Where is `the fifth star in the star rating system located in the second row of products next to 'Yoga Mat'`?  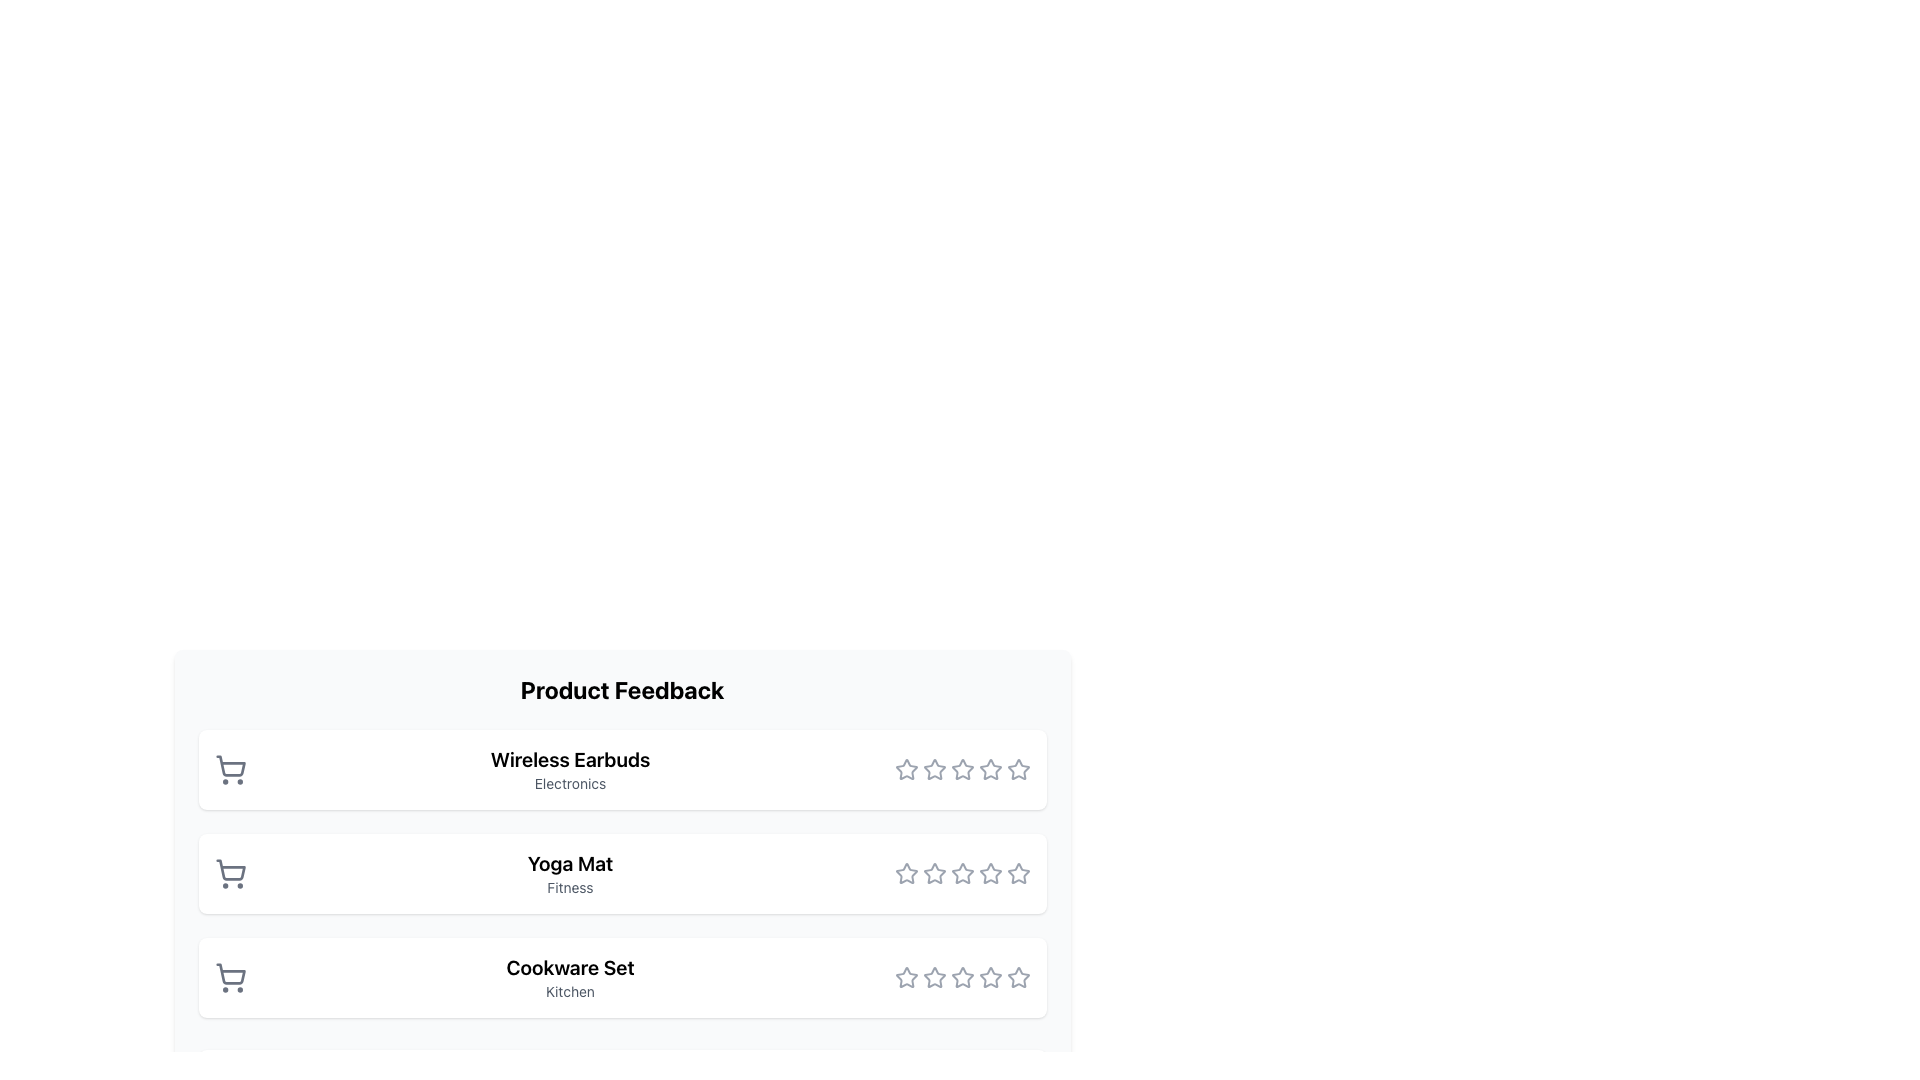
the fifth star in the star rating system located in the second row of products next to 'Yoga Mat' is located at coordinates (1018, 873).